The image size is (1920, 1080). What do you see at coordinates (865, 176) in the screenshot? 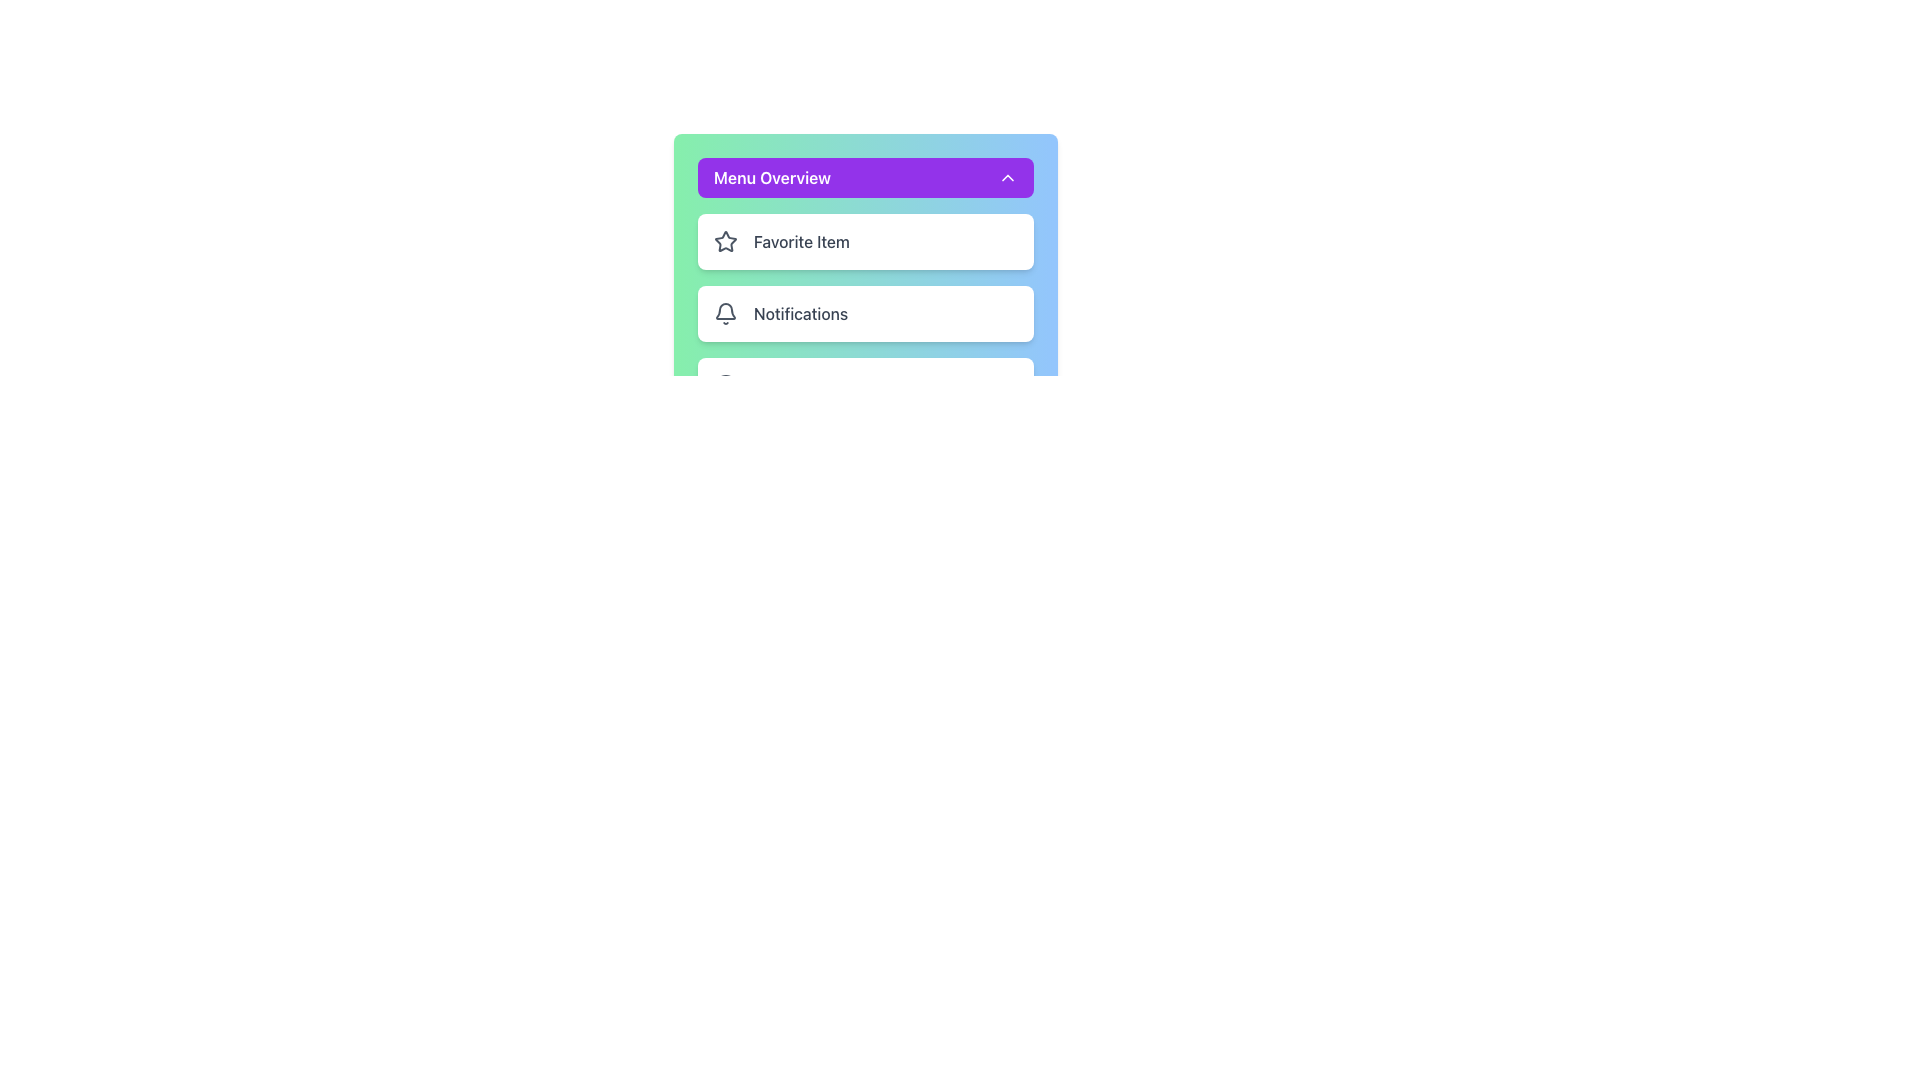
I see `the Dropdown toggle button located at the top of the menu` at bounding box center [865, 176].